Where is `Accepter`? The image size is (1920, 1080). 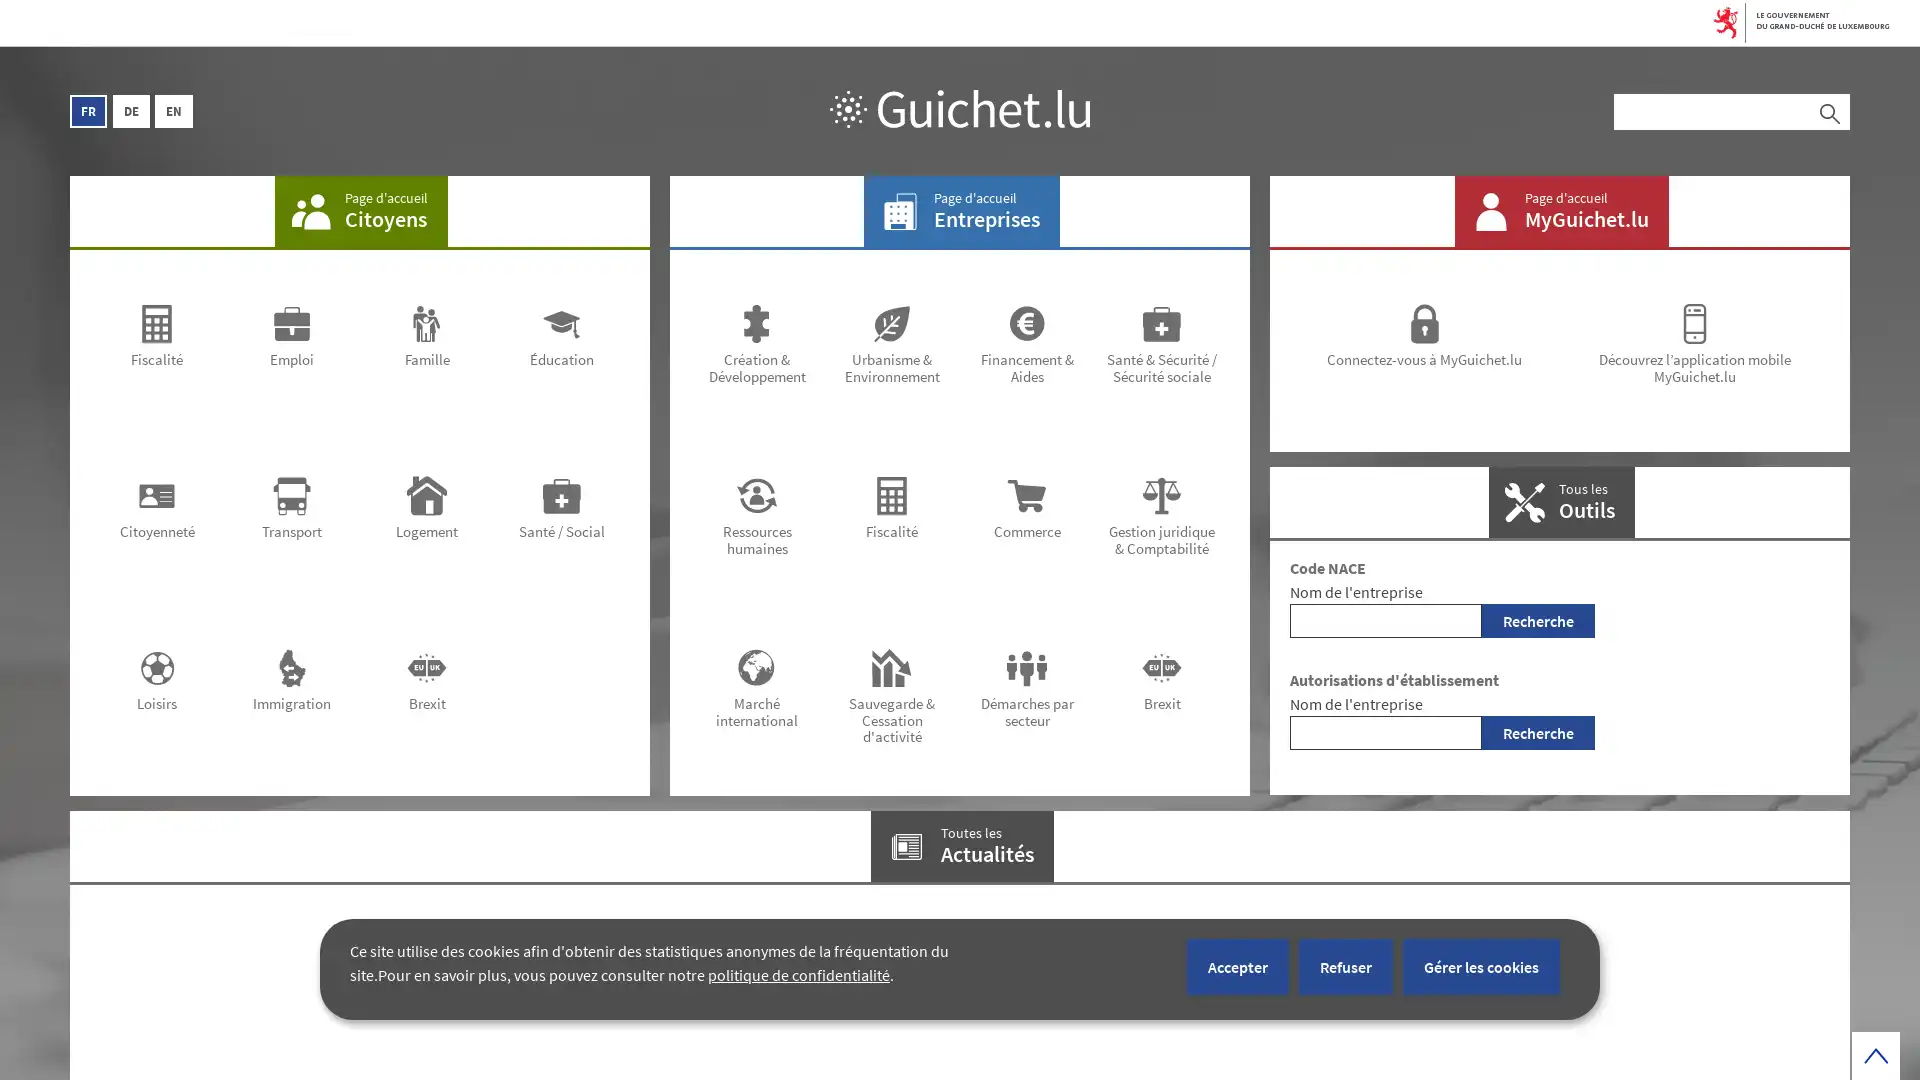 Accepter is located at coordinates (1237, 966).